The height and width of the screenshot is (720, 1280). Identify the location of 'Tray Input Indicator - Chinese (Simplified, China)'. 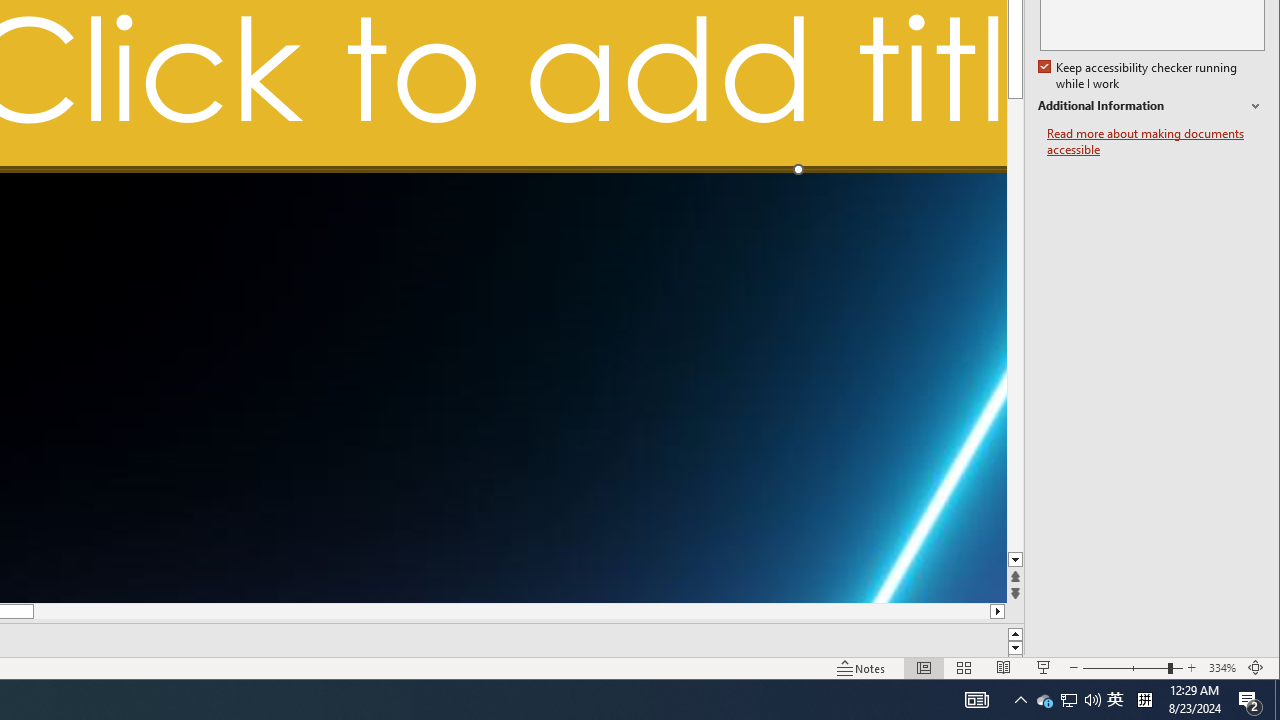
(1144, 698).